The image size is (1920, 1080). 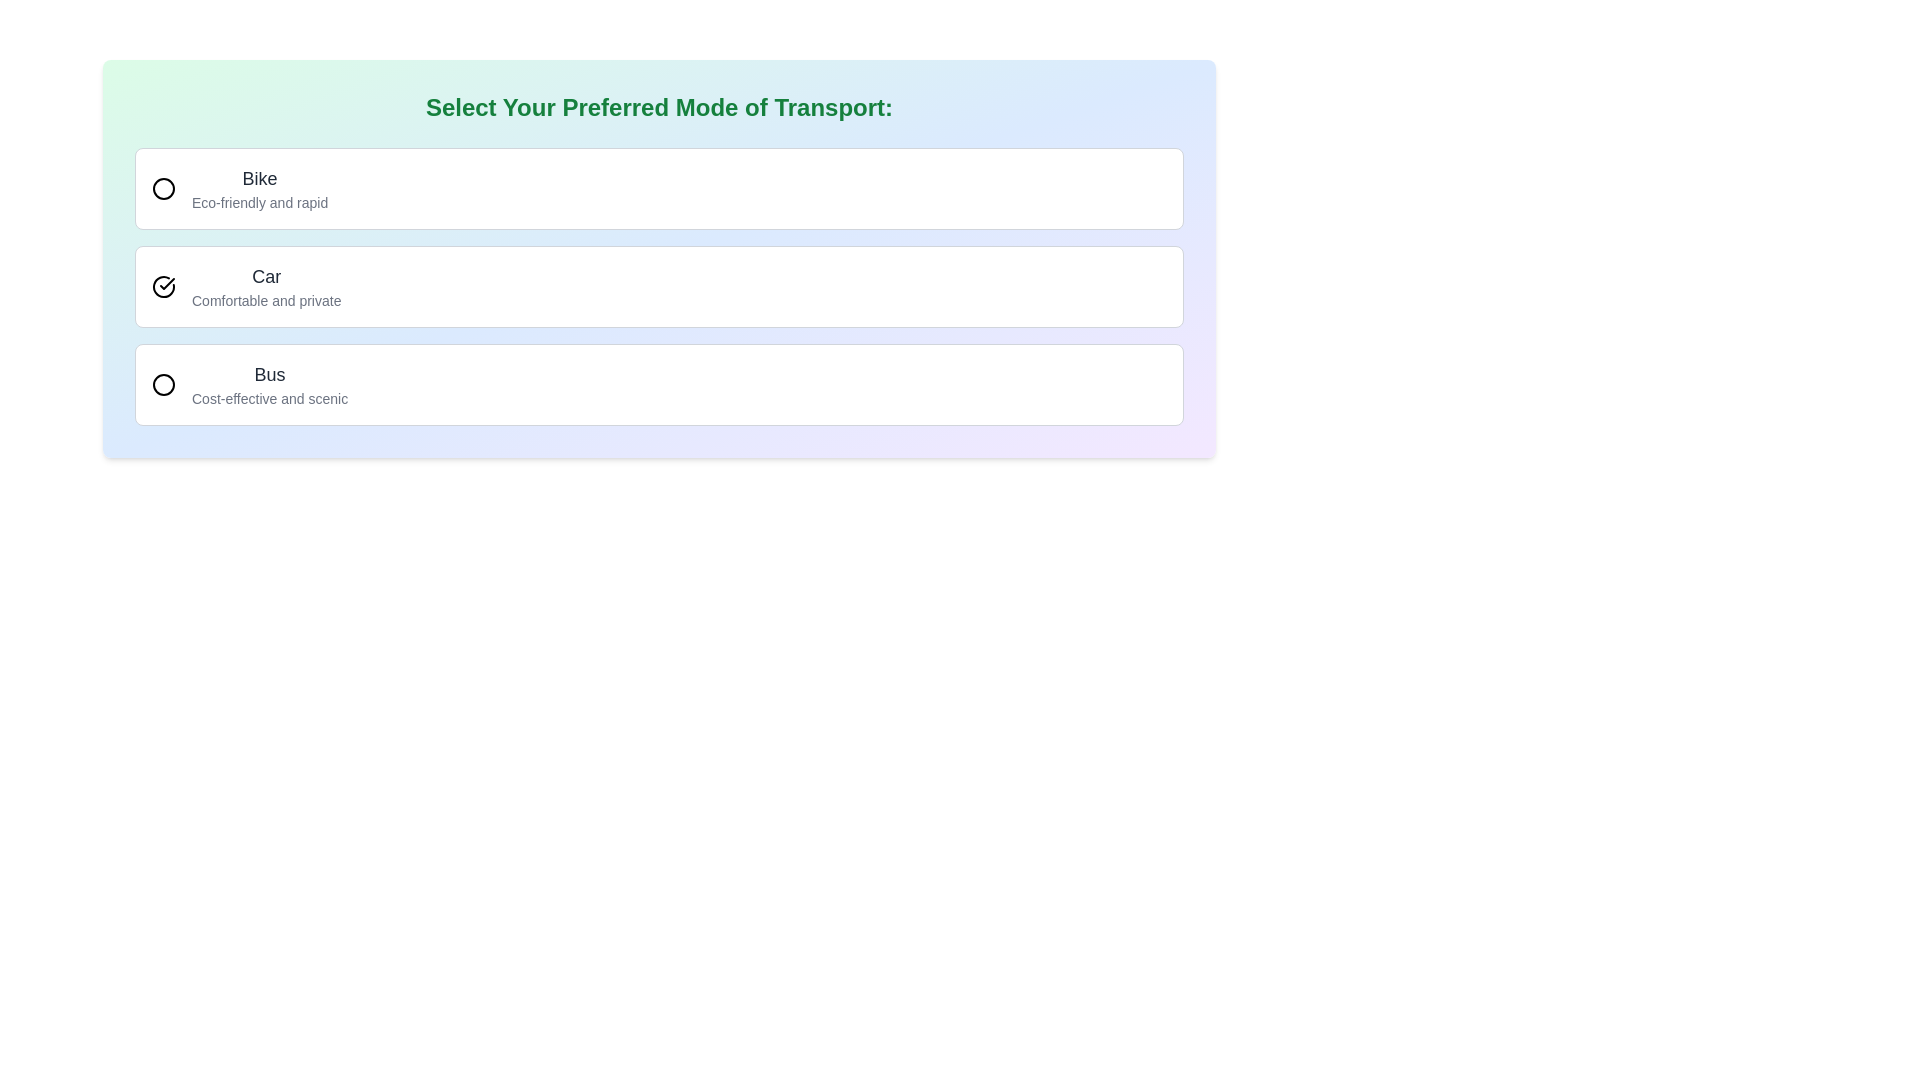 I want to click on the static text element labeled 'Bike', which serves as a title for a transport option in the list, so click(x=259, y=177).